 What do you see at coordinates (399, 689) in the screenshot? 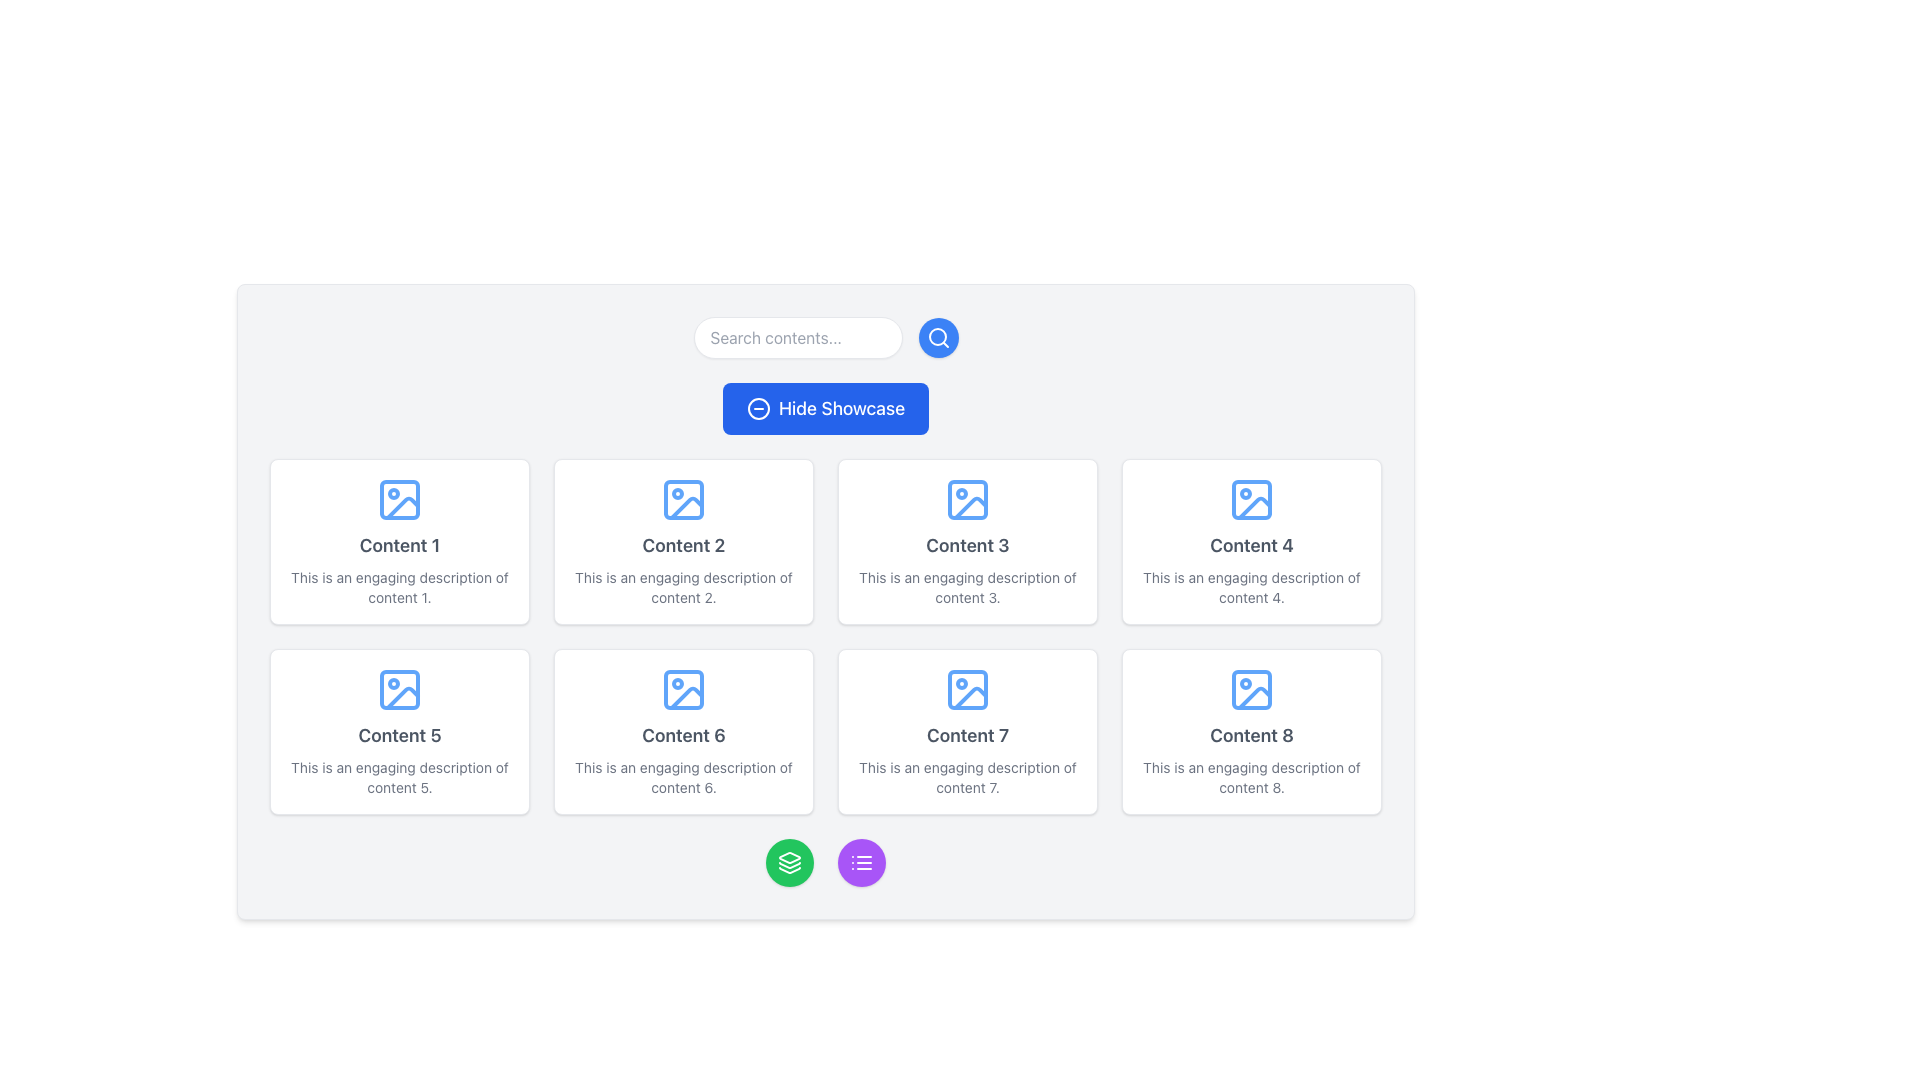
I see `the light blue photo frame icon located in the card labeled 'Content 5' on the second row, first column of the grid layout` at bounding box center [399, 689].